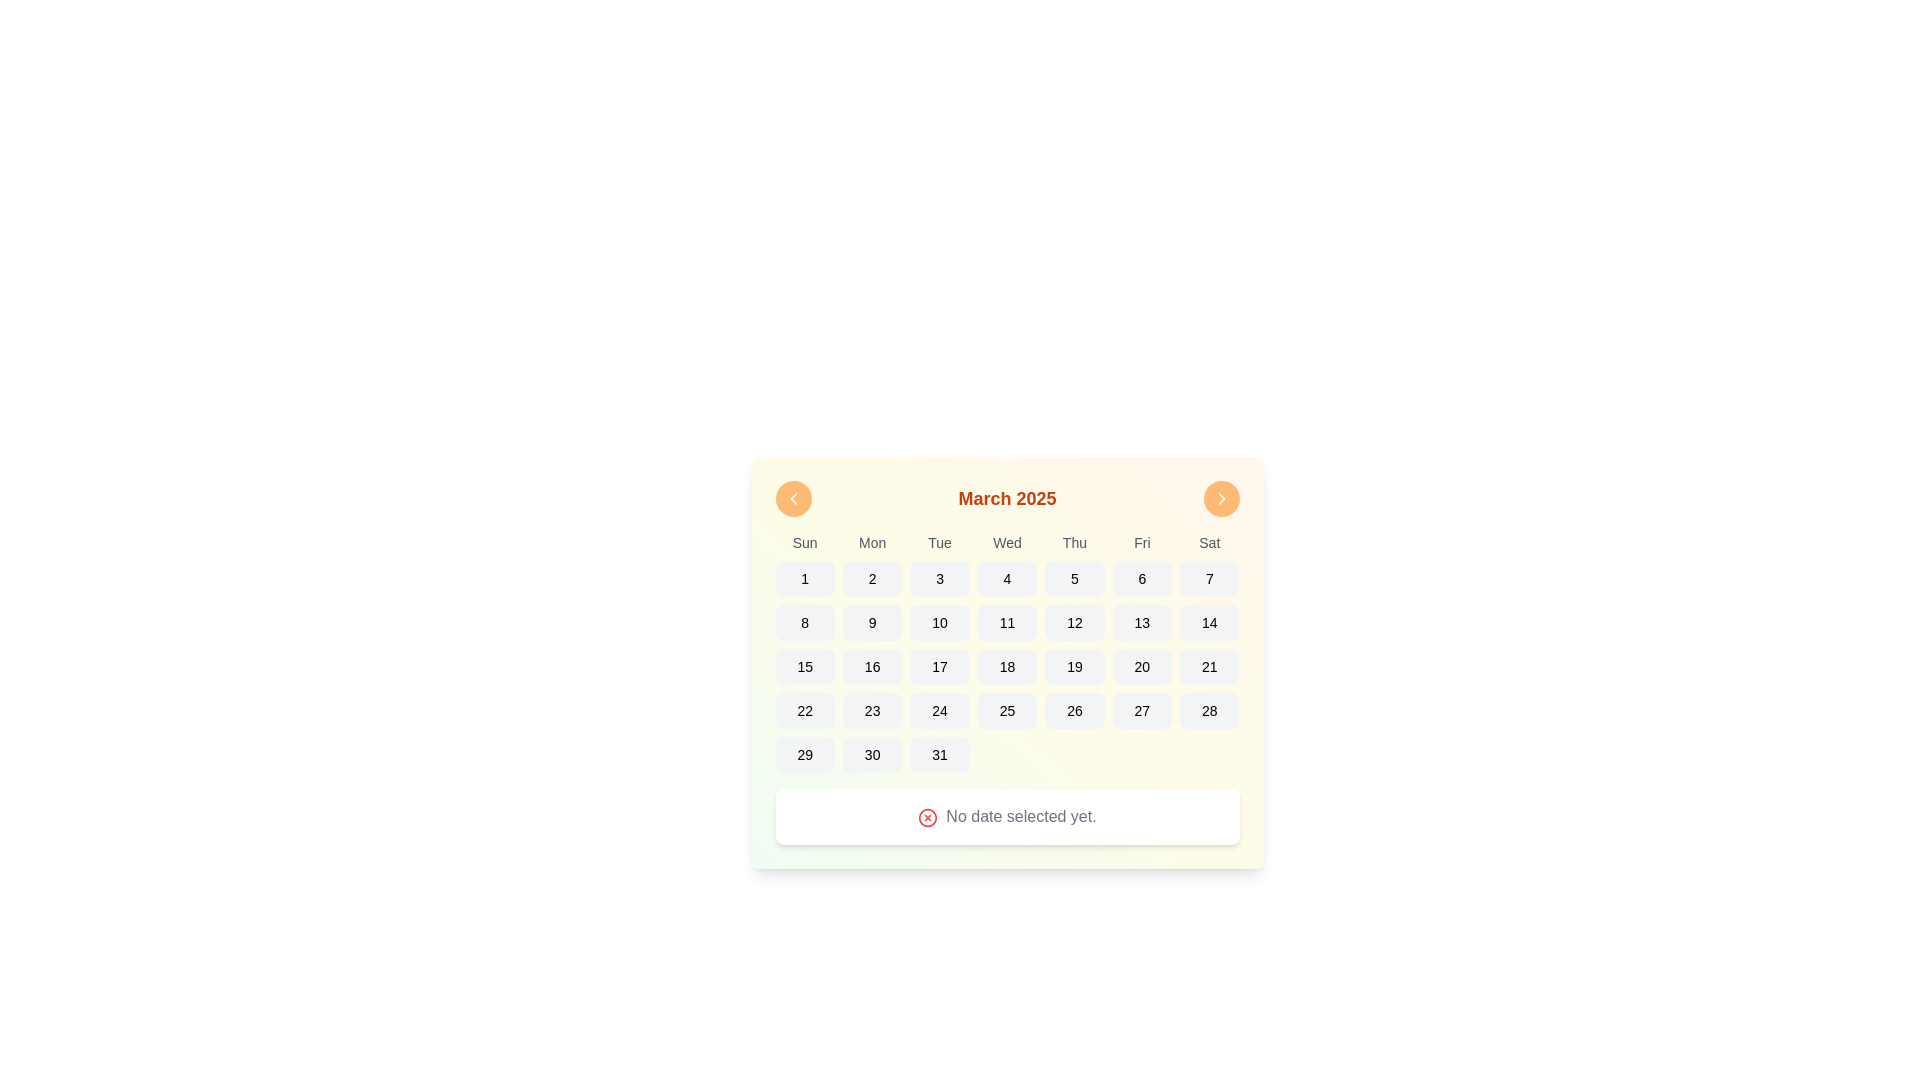 The width and height of the screenshot is (1920, 1080). What do you see at coordinates (872, 667) in the screenshot?
I see `the button representing the 16th day of March 2025 in the calendar interface` at bounding box center [872, 667].